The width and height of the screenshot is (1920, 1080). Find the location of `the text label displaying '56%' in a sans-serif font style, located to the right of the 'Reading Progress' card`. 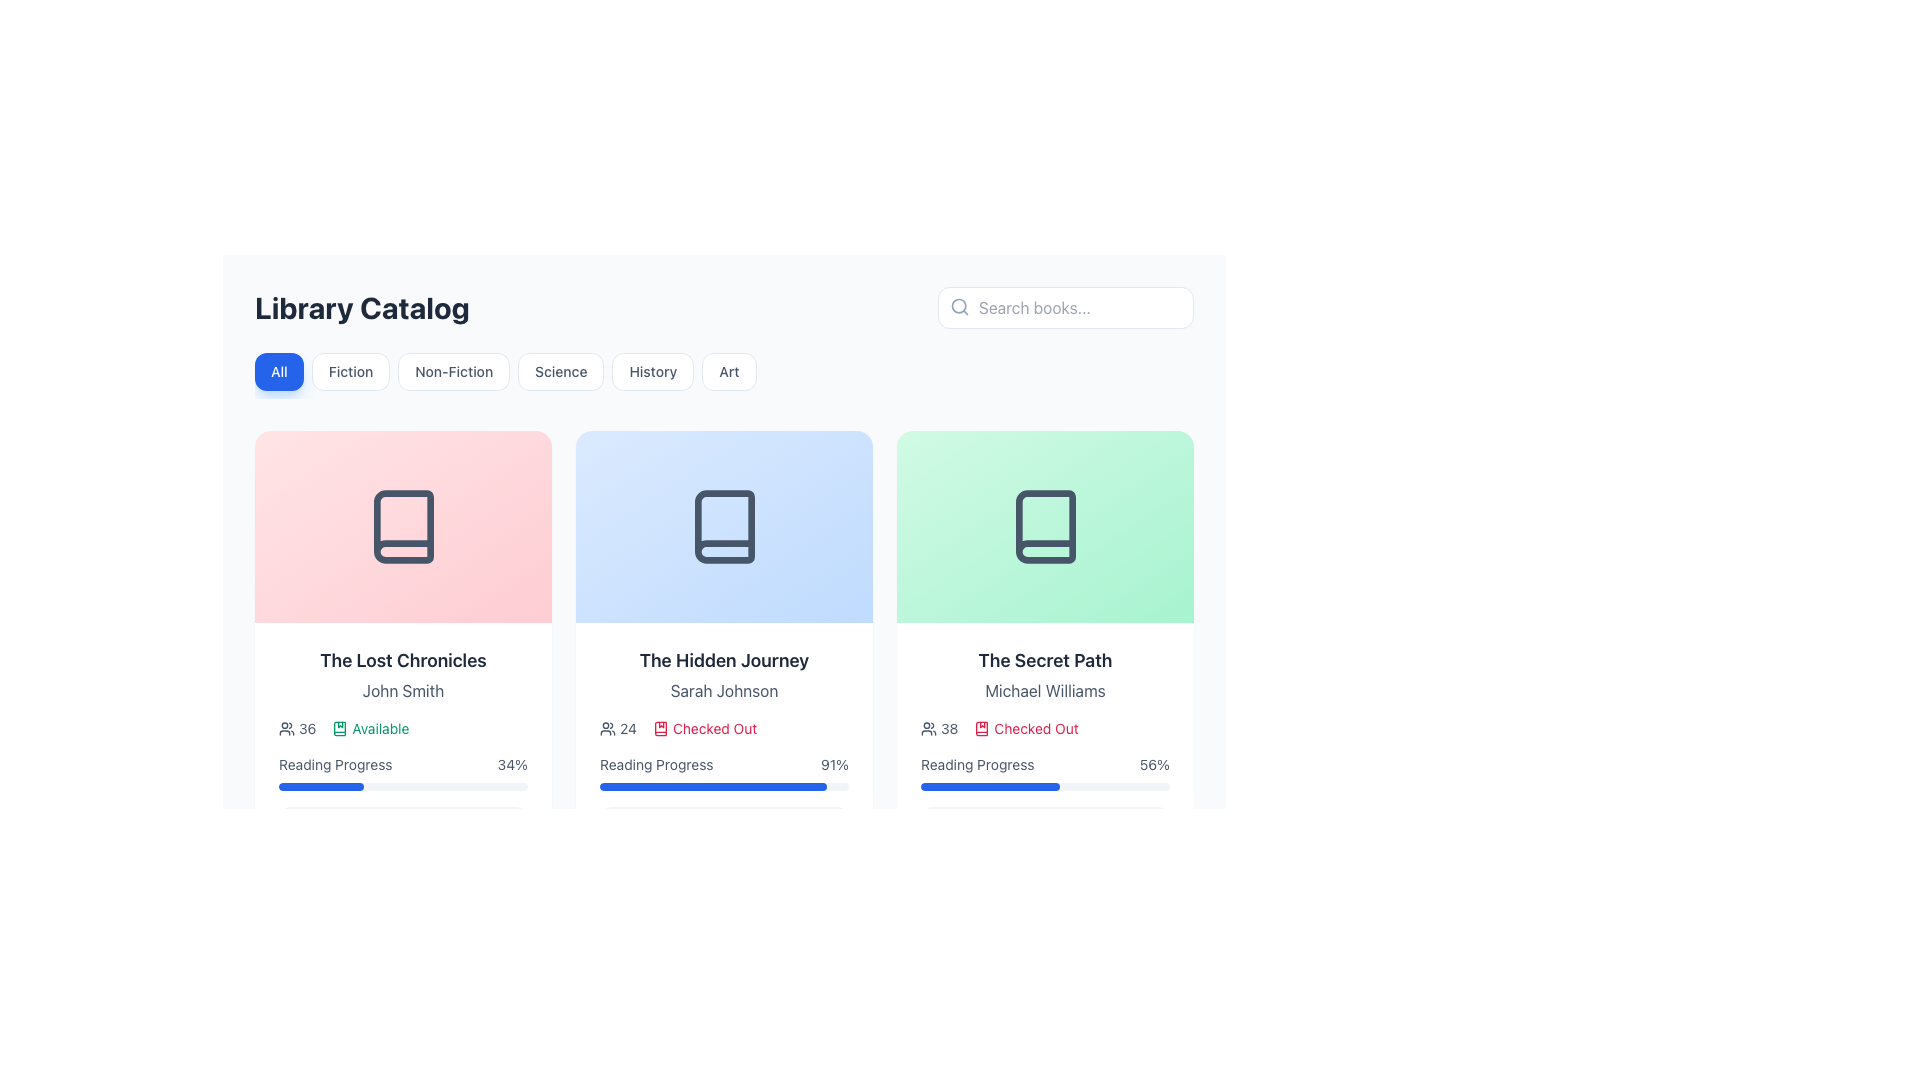

the text label displaying '56%' in a sans-serif font style, located to the right of the 'Reading Progress' card is located at coordinates (1154, 764).